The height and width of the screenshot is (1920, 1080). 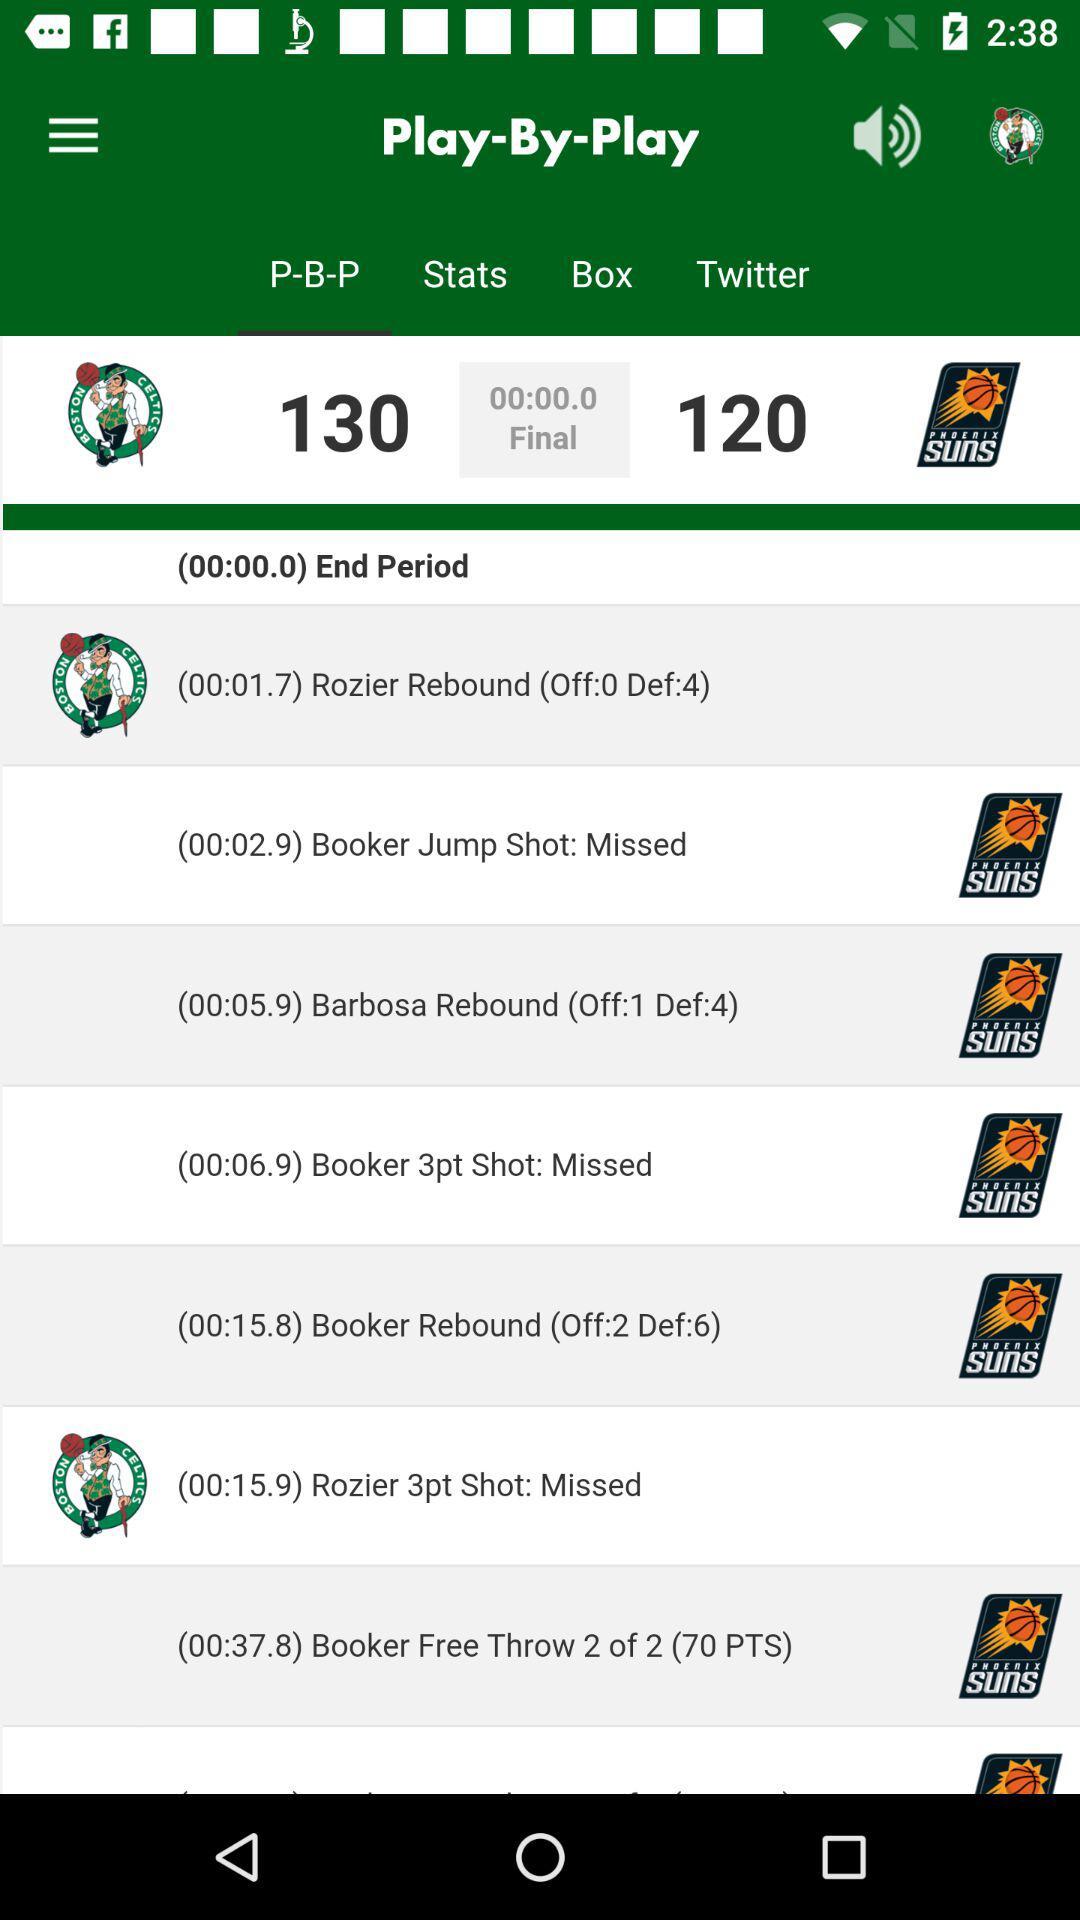 I want to click on game play visible, so click(x=540, y=1064).